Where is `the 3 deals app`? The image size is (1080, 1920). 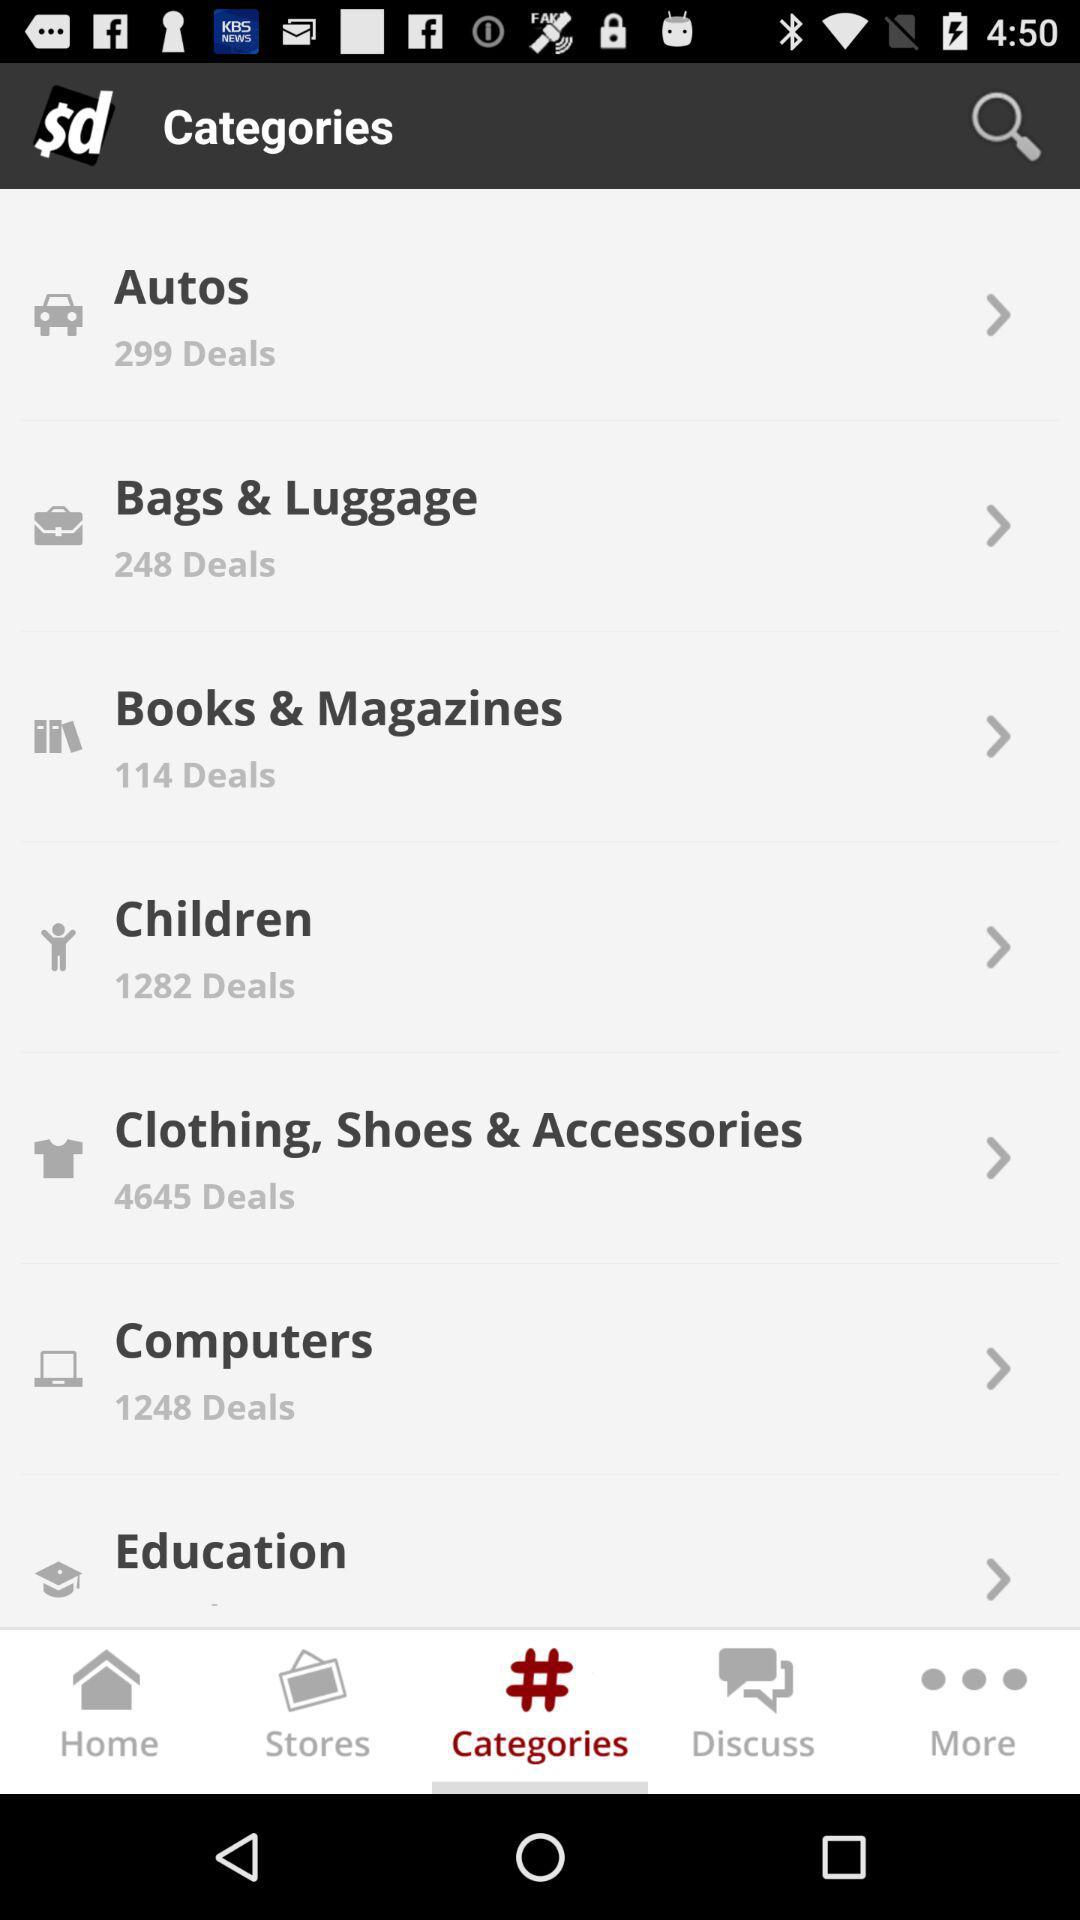
the 3 deals app is located at coordinates (174, 1595).